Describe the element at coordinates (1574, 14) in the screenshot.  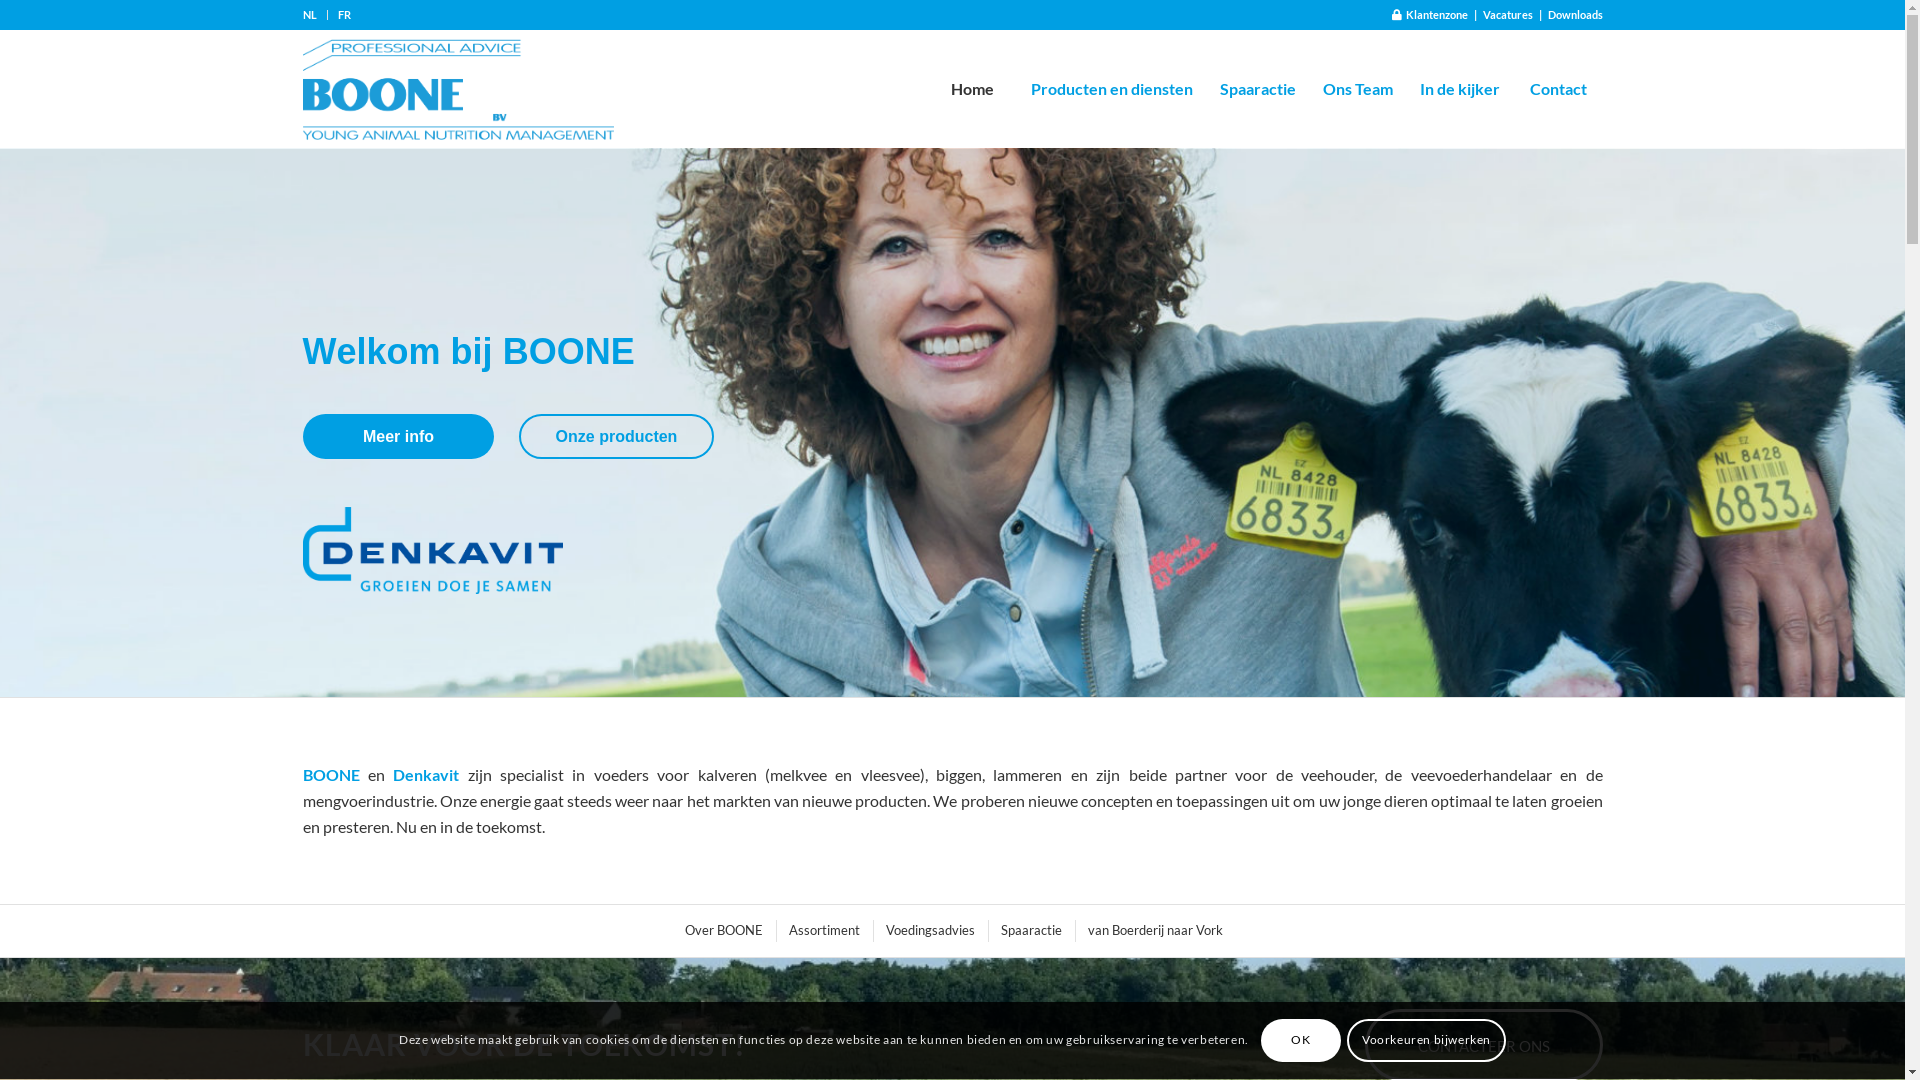
I see `'Downloads'` at that location.